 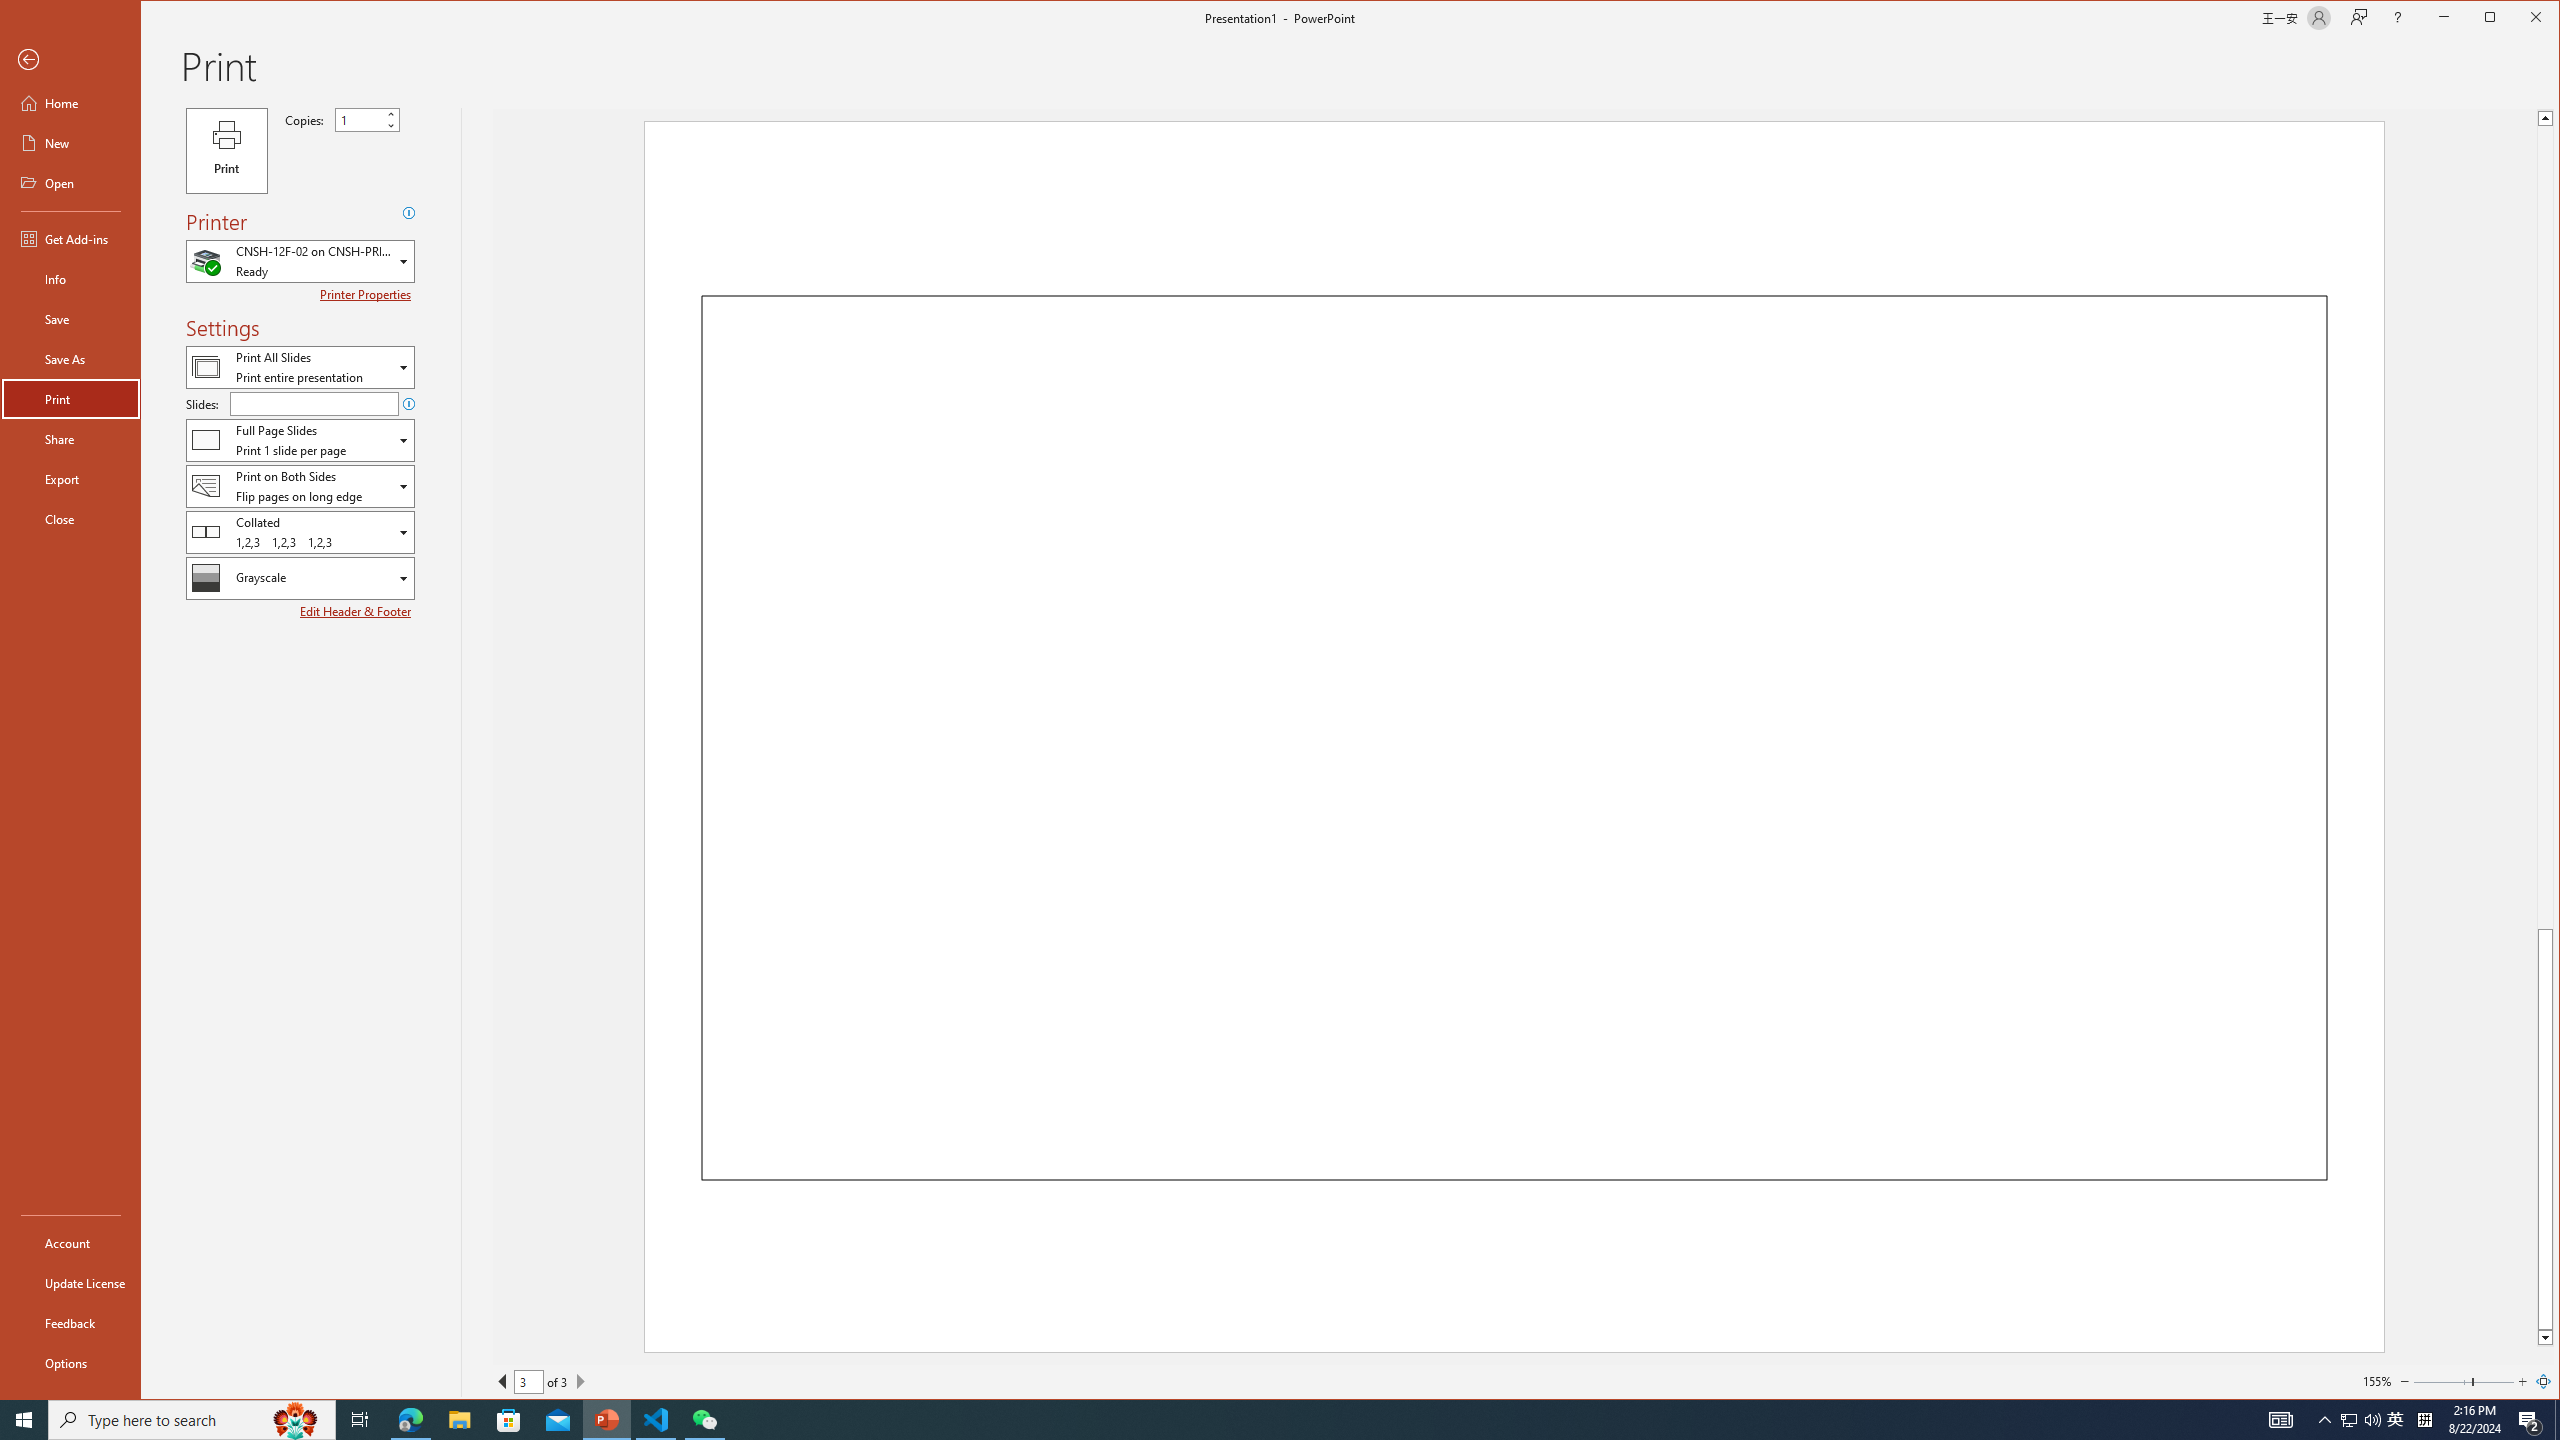 What do you see at coordinates (69, 1322) in the screenshot?
I see `'Feedback'` at bounding box center [69, 1322].